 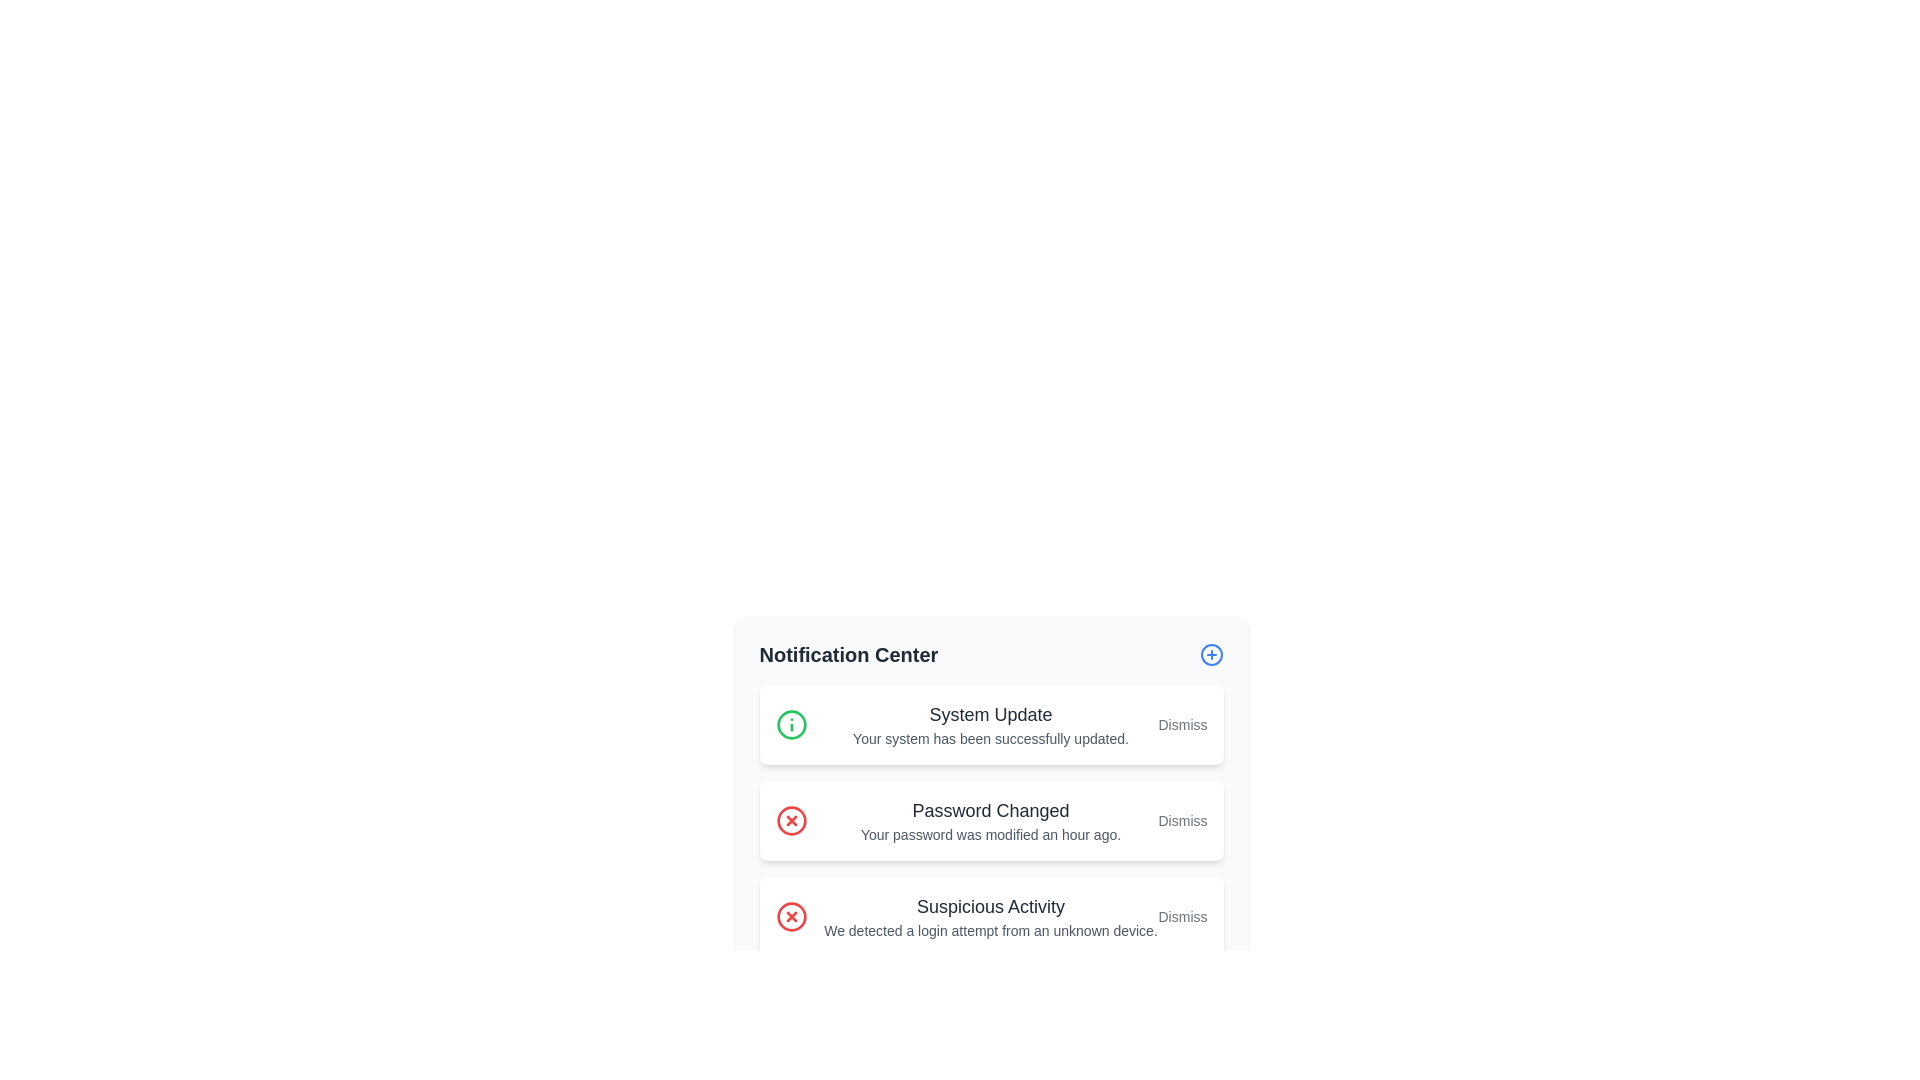 I want to click on the circular SVG component with a blue border and white fill, located in the header section of the notification center, so click(x=1210, y=655).